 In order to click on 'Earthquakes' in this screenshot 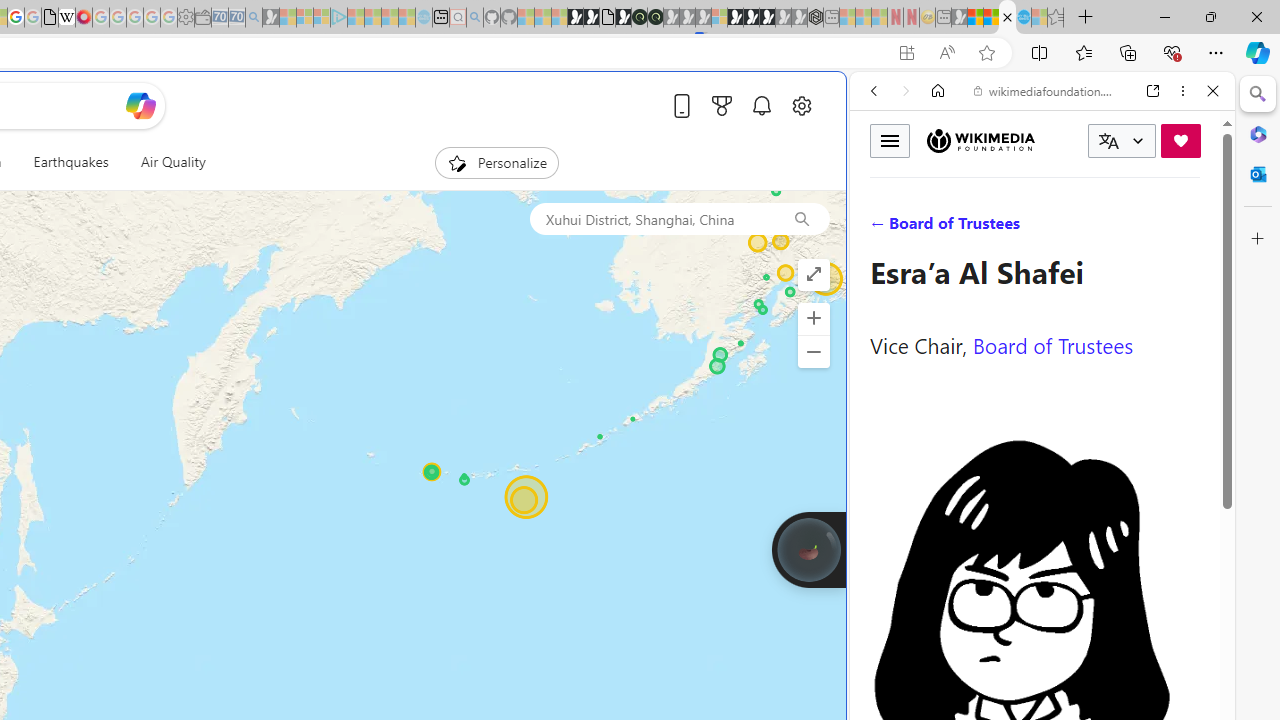, I will do `click(71, 162)`.